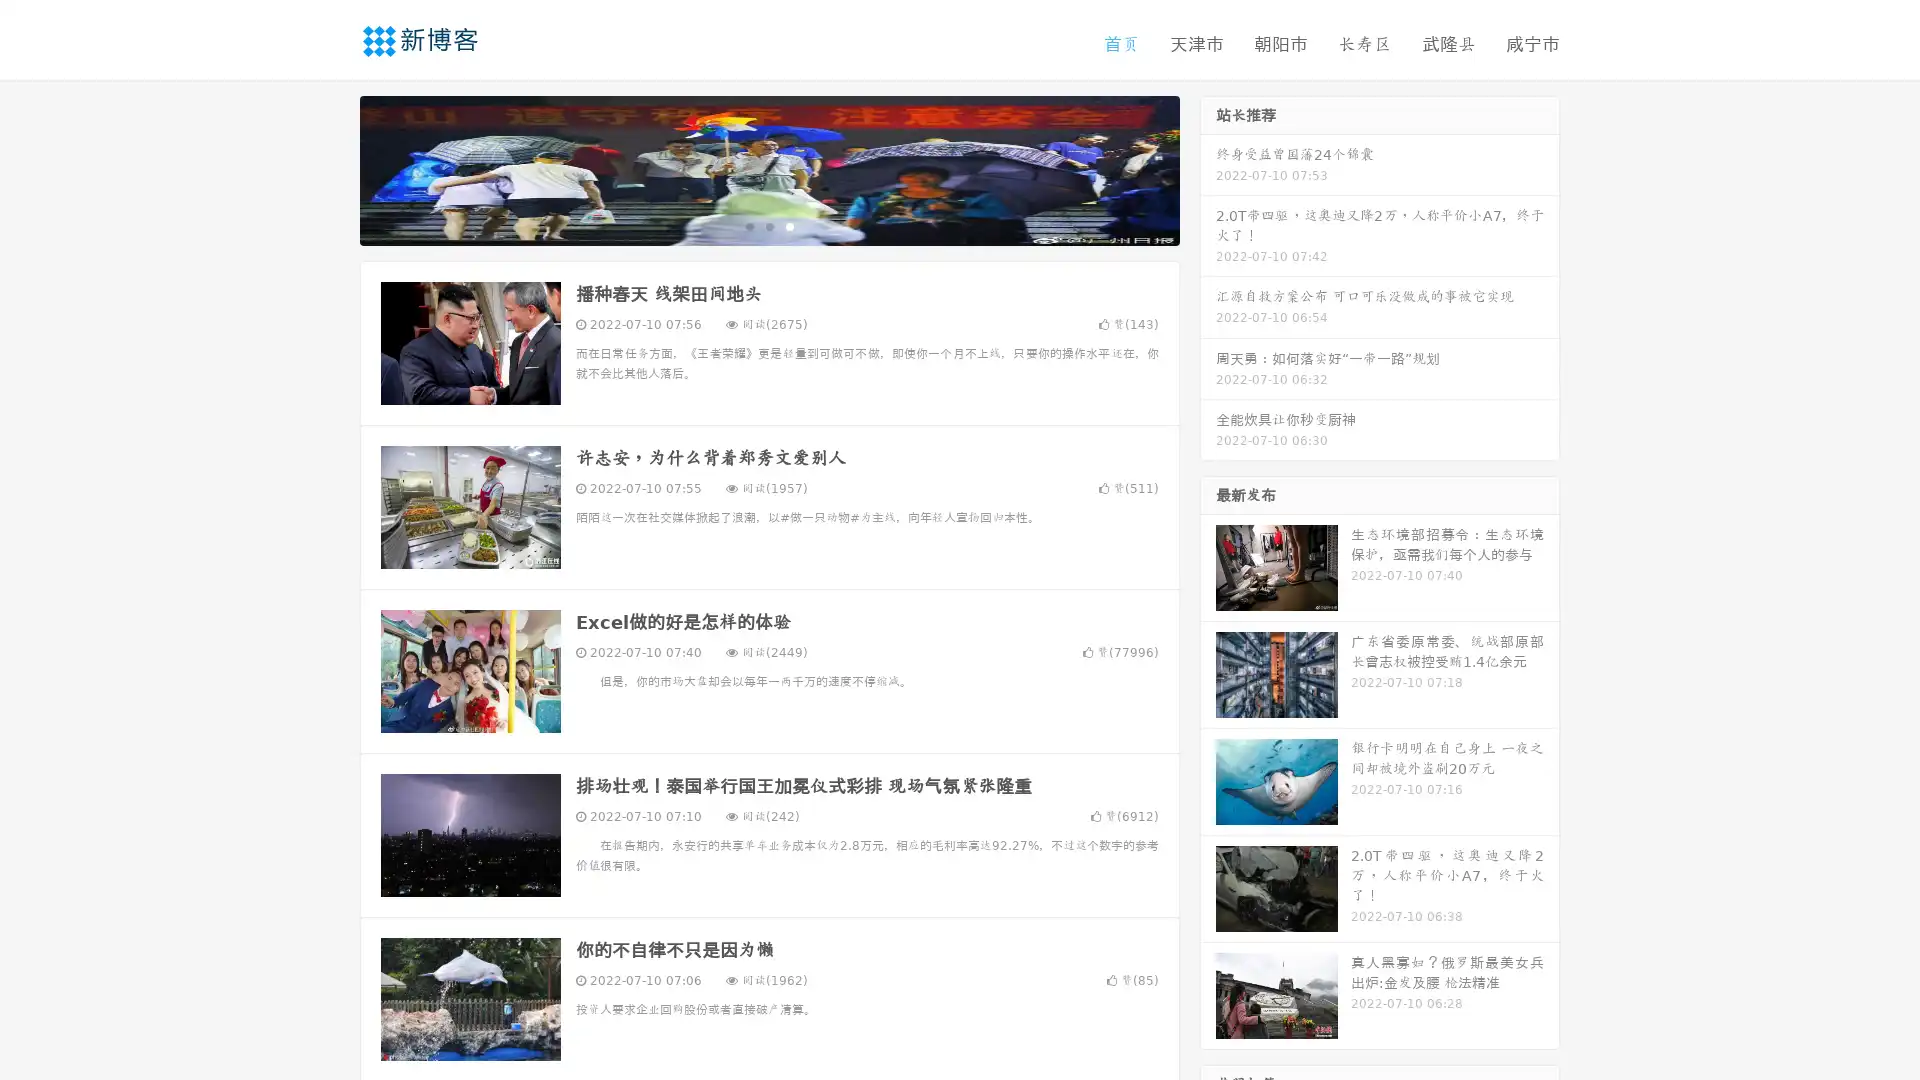  What do you see at coordinates (330, 168) in the screenshot?
I see `Previous slide` at bounding box center [330, 168].